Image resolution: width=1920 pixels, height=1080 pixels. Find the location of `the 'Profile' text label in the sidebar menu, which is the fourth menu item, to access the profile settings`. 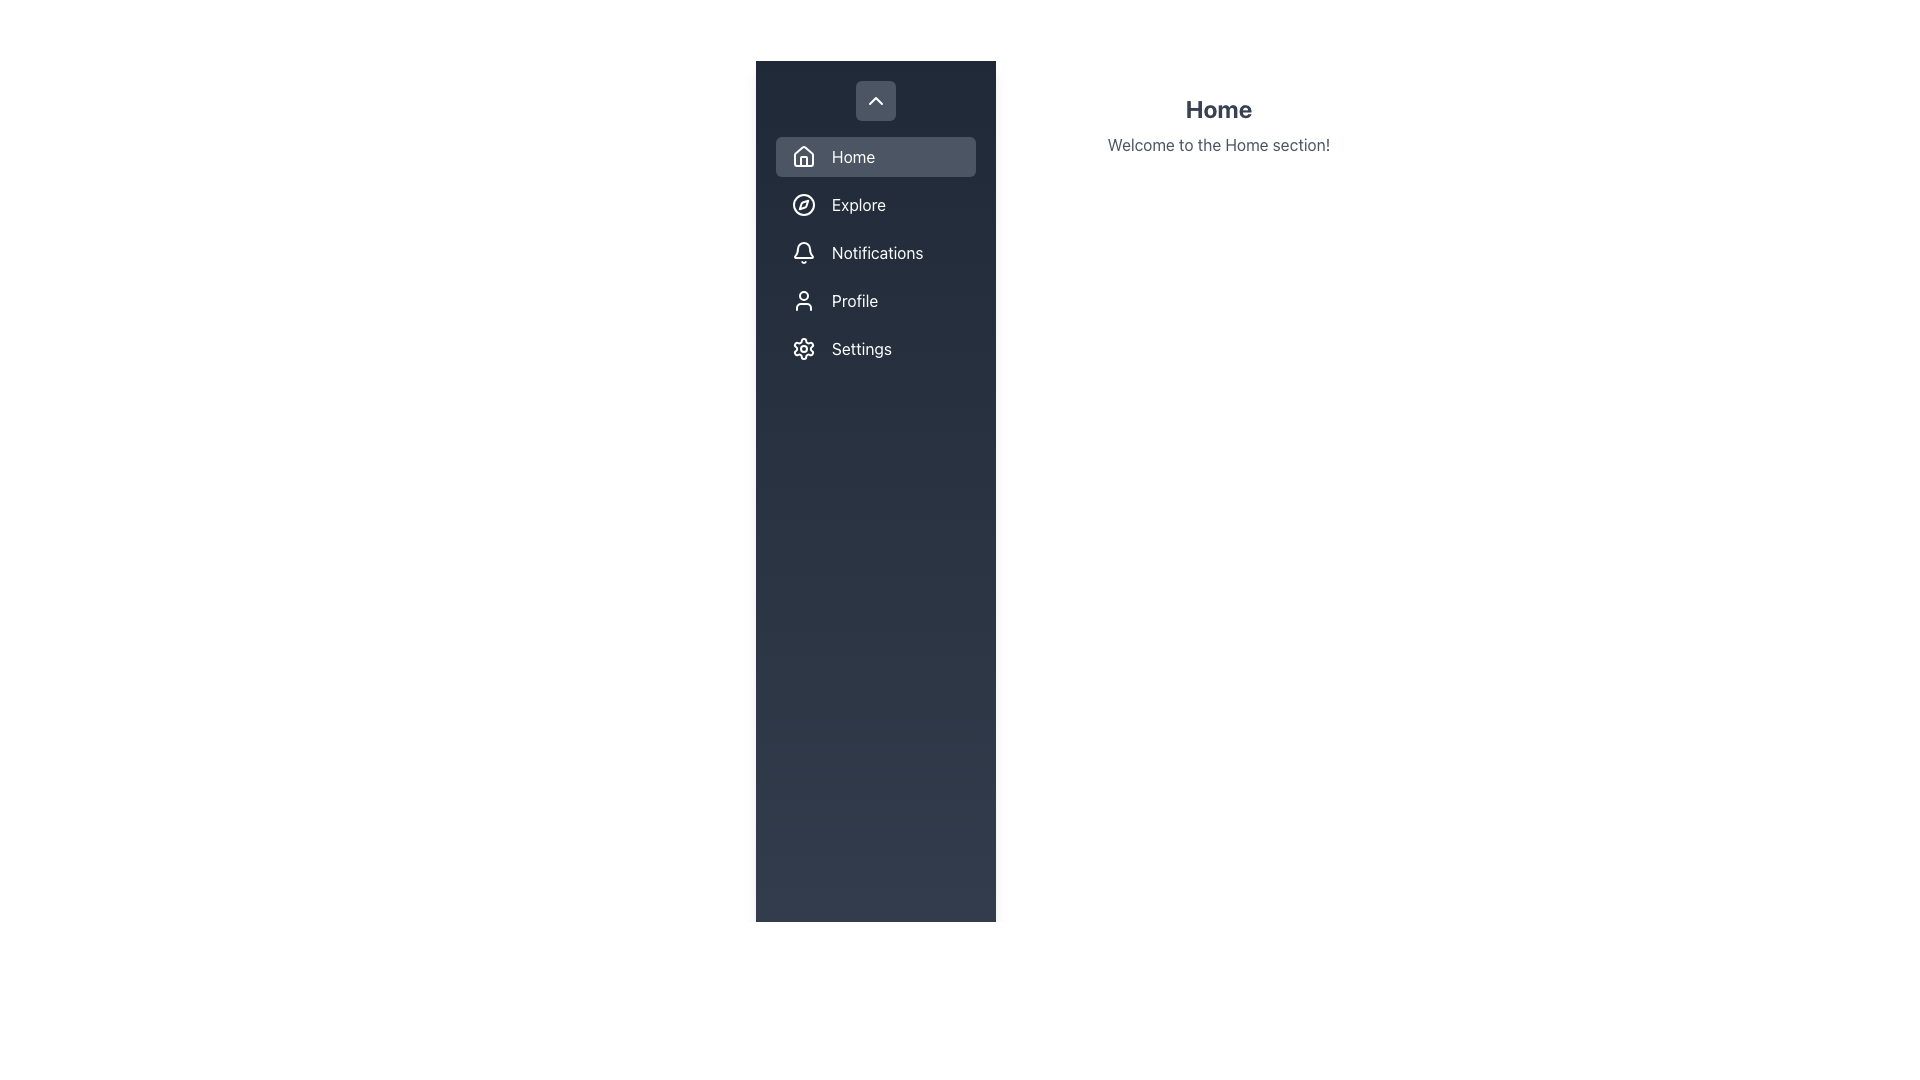

the 'Profile' text label in the sidebar menu, which is the fourth menu item, to access the profile settings is located at coordinates (855, 300).